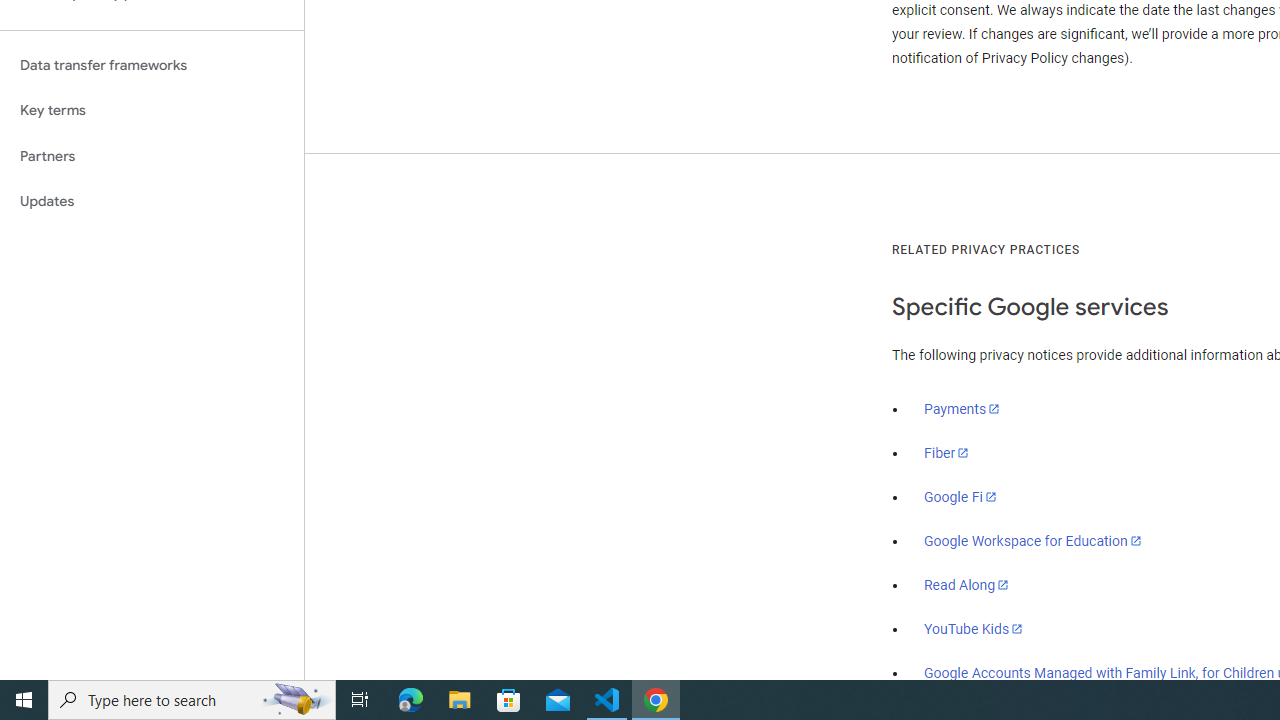 This screenshot has width=1280, height=720. What do you see at coordinates (151, 110) in the screenshot?
I see `'Key terms'` at bounding box center [151, 110].